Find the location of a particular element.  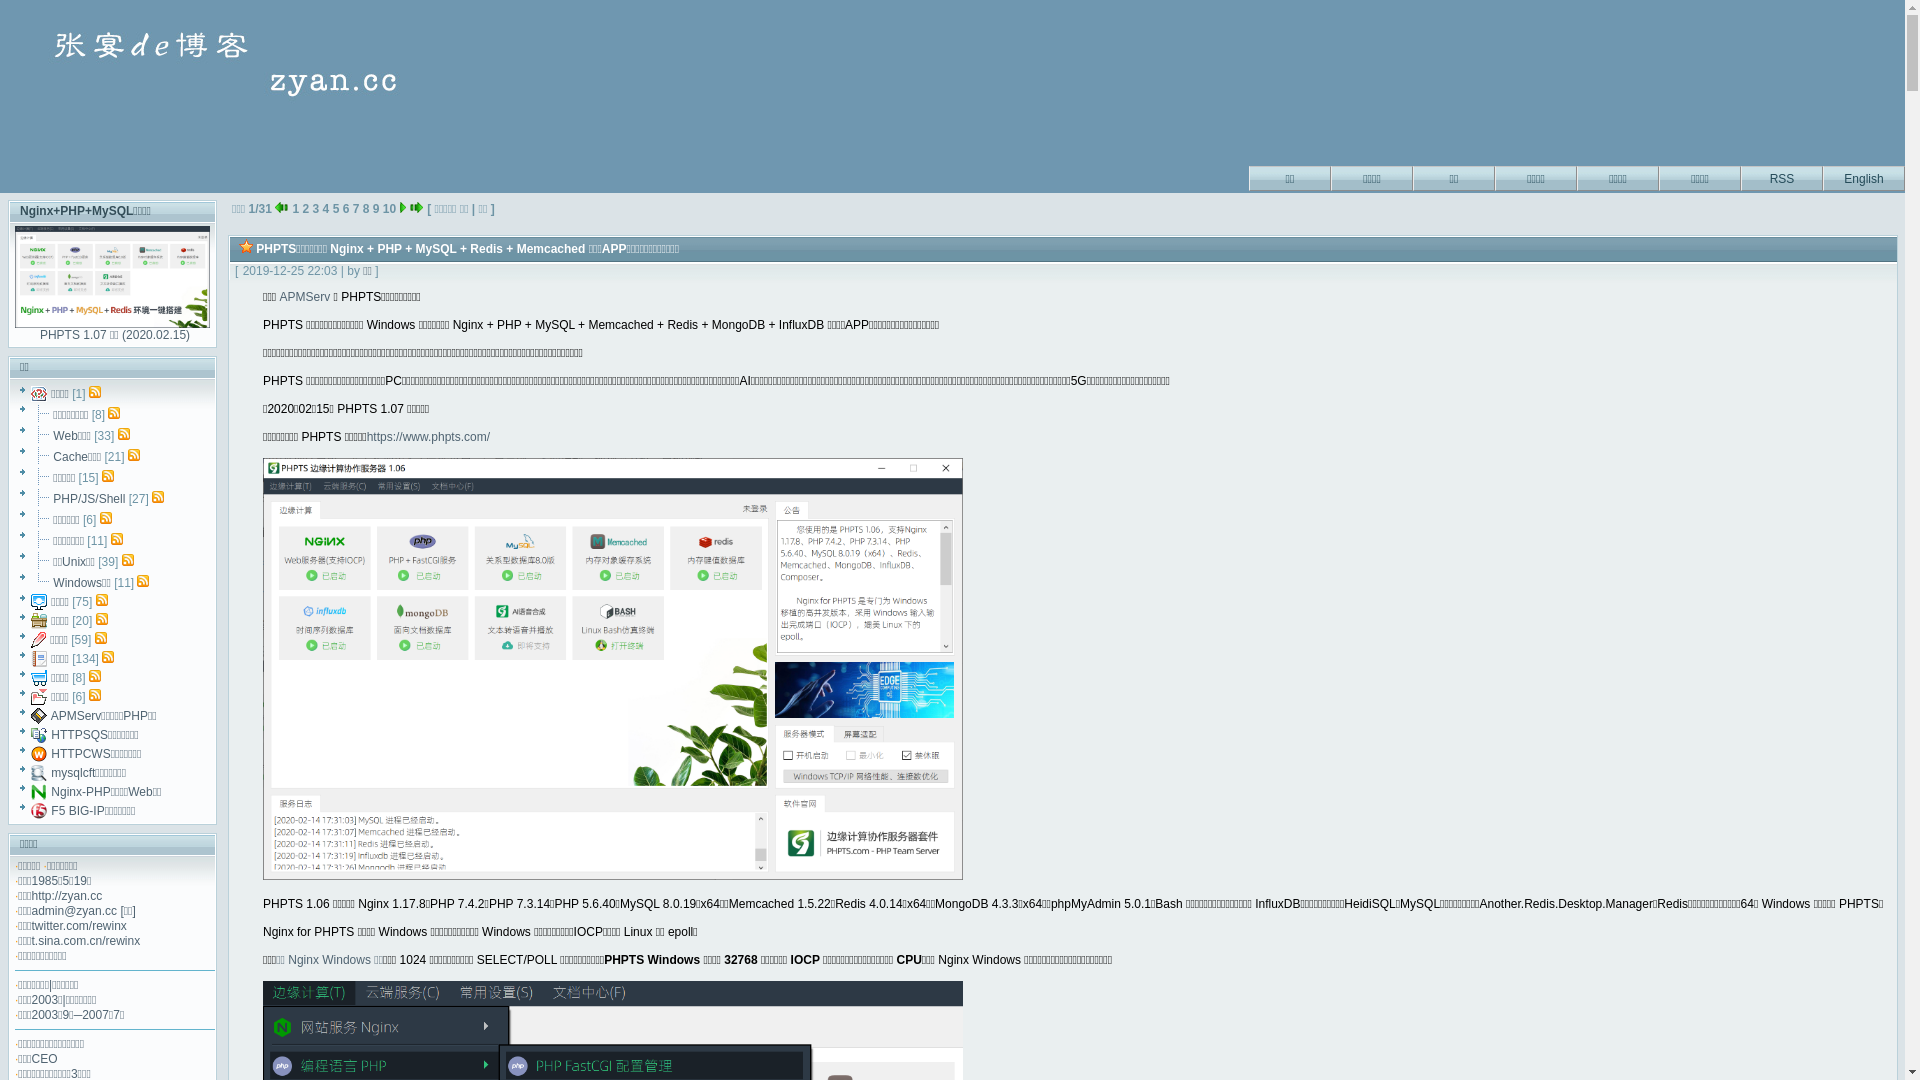

't.sina.com.cn/rewinx' is located at coordinates (85, 941).